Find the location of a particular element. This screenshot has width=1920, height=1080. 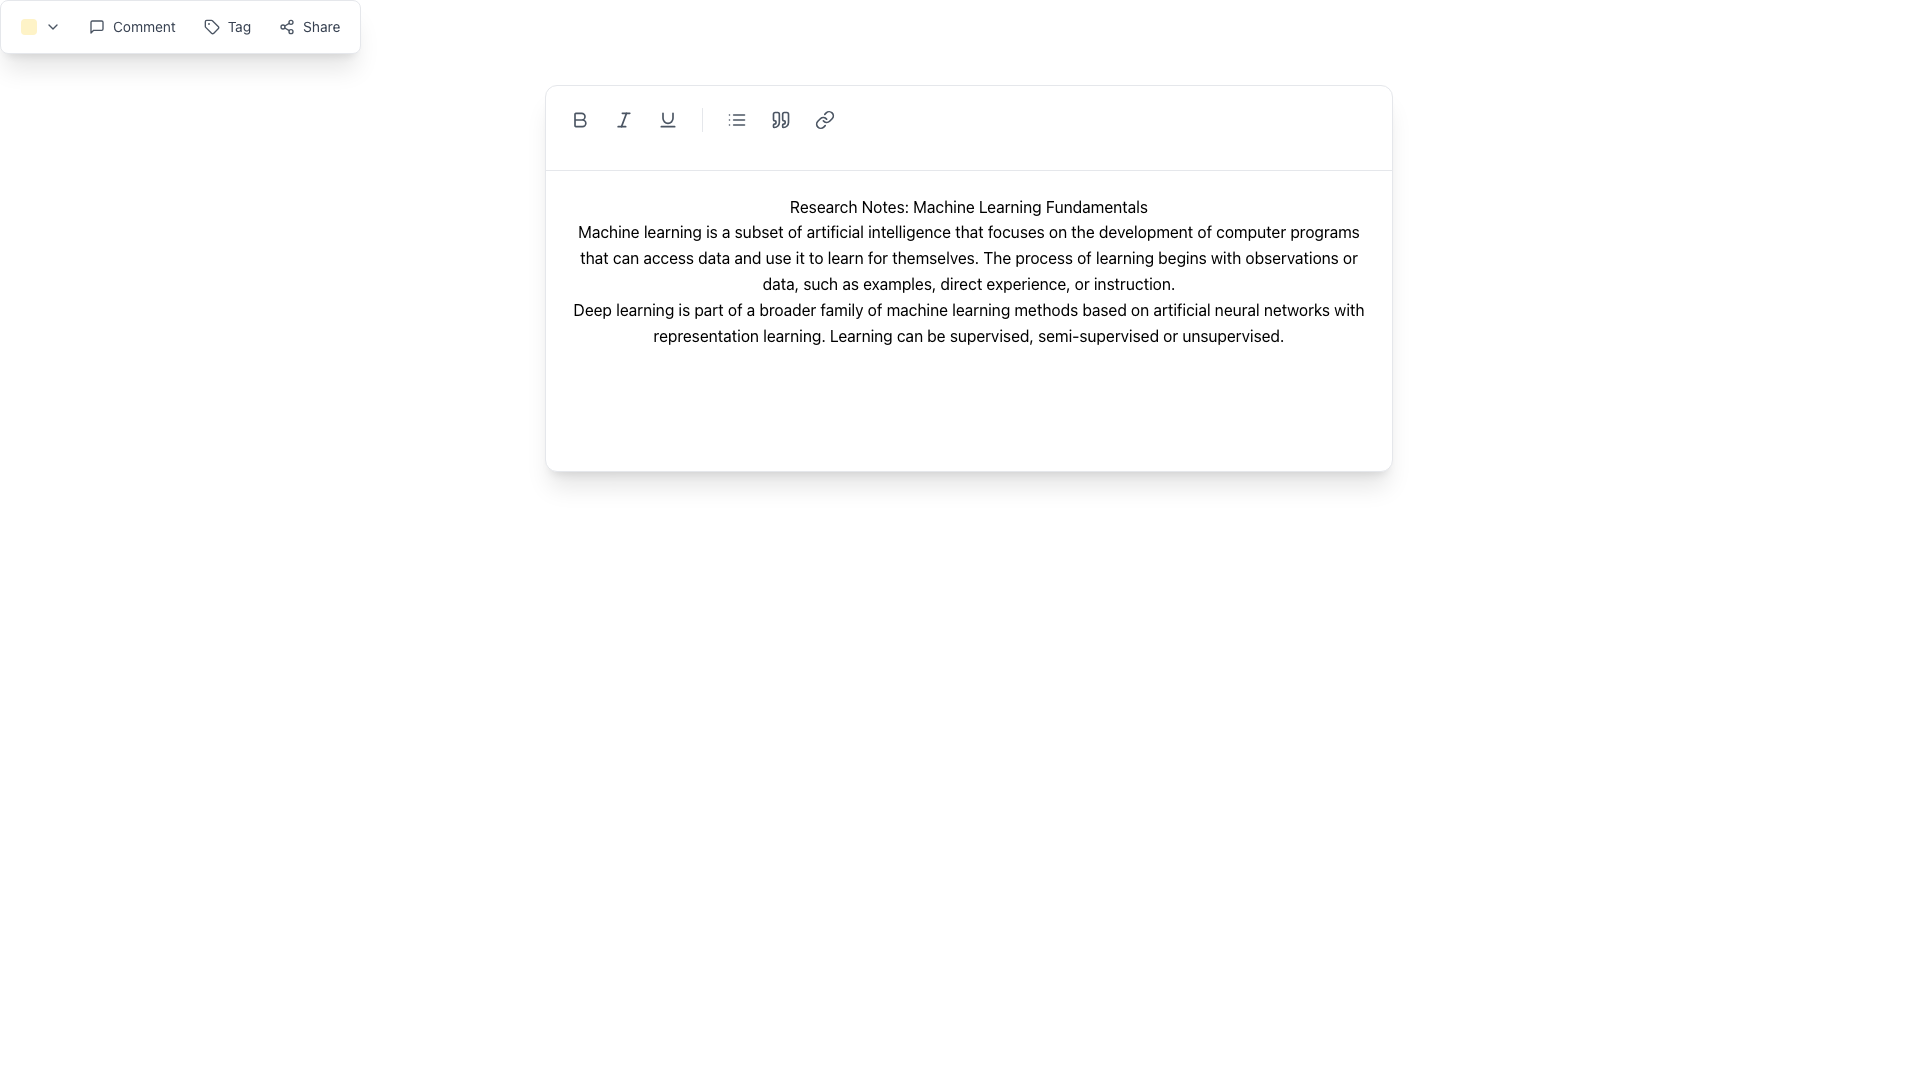

the quotation mark icon located in the upper-right portion of the toolbar above the document is located at coordinates (780, 119).